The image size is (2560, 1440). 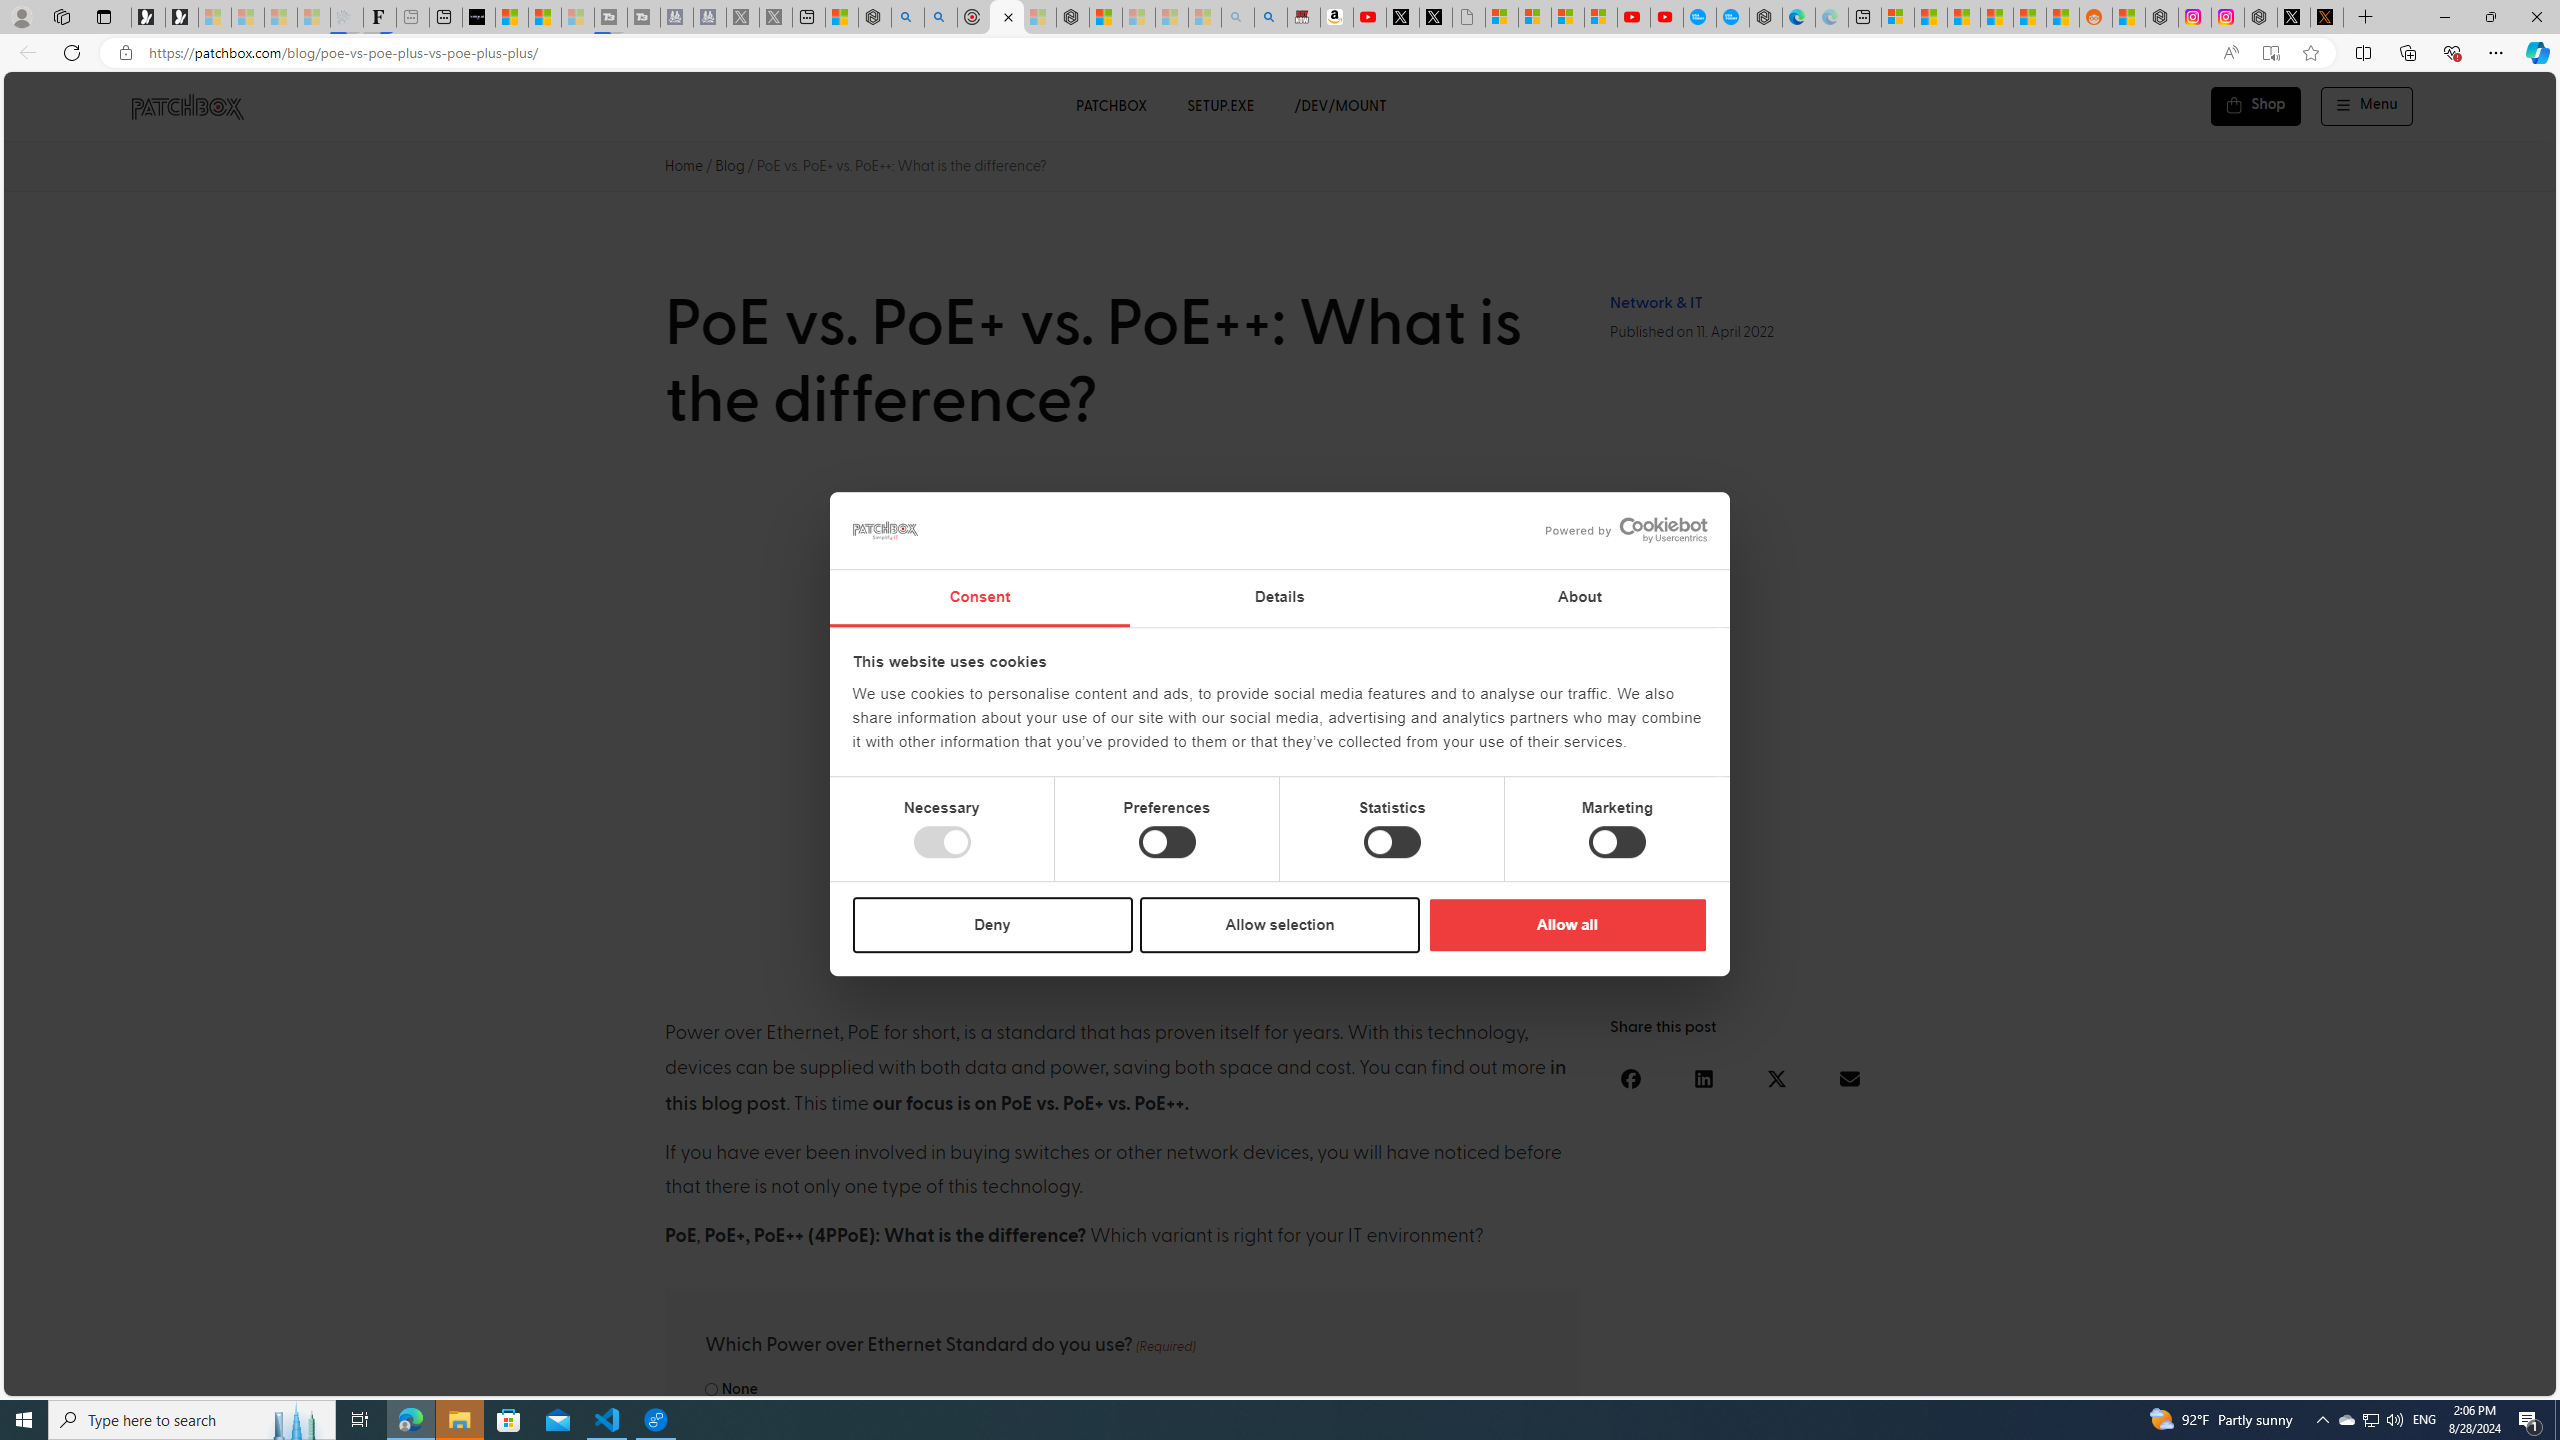 What do you see at coordinates (1110, 106) in the screenshot?
I see `'PATCHBOX'` at bounding box center [1110, 106].